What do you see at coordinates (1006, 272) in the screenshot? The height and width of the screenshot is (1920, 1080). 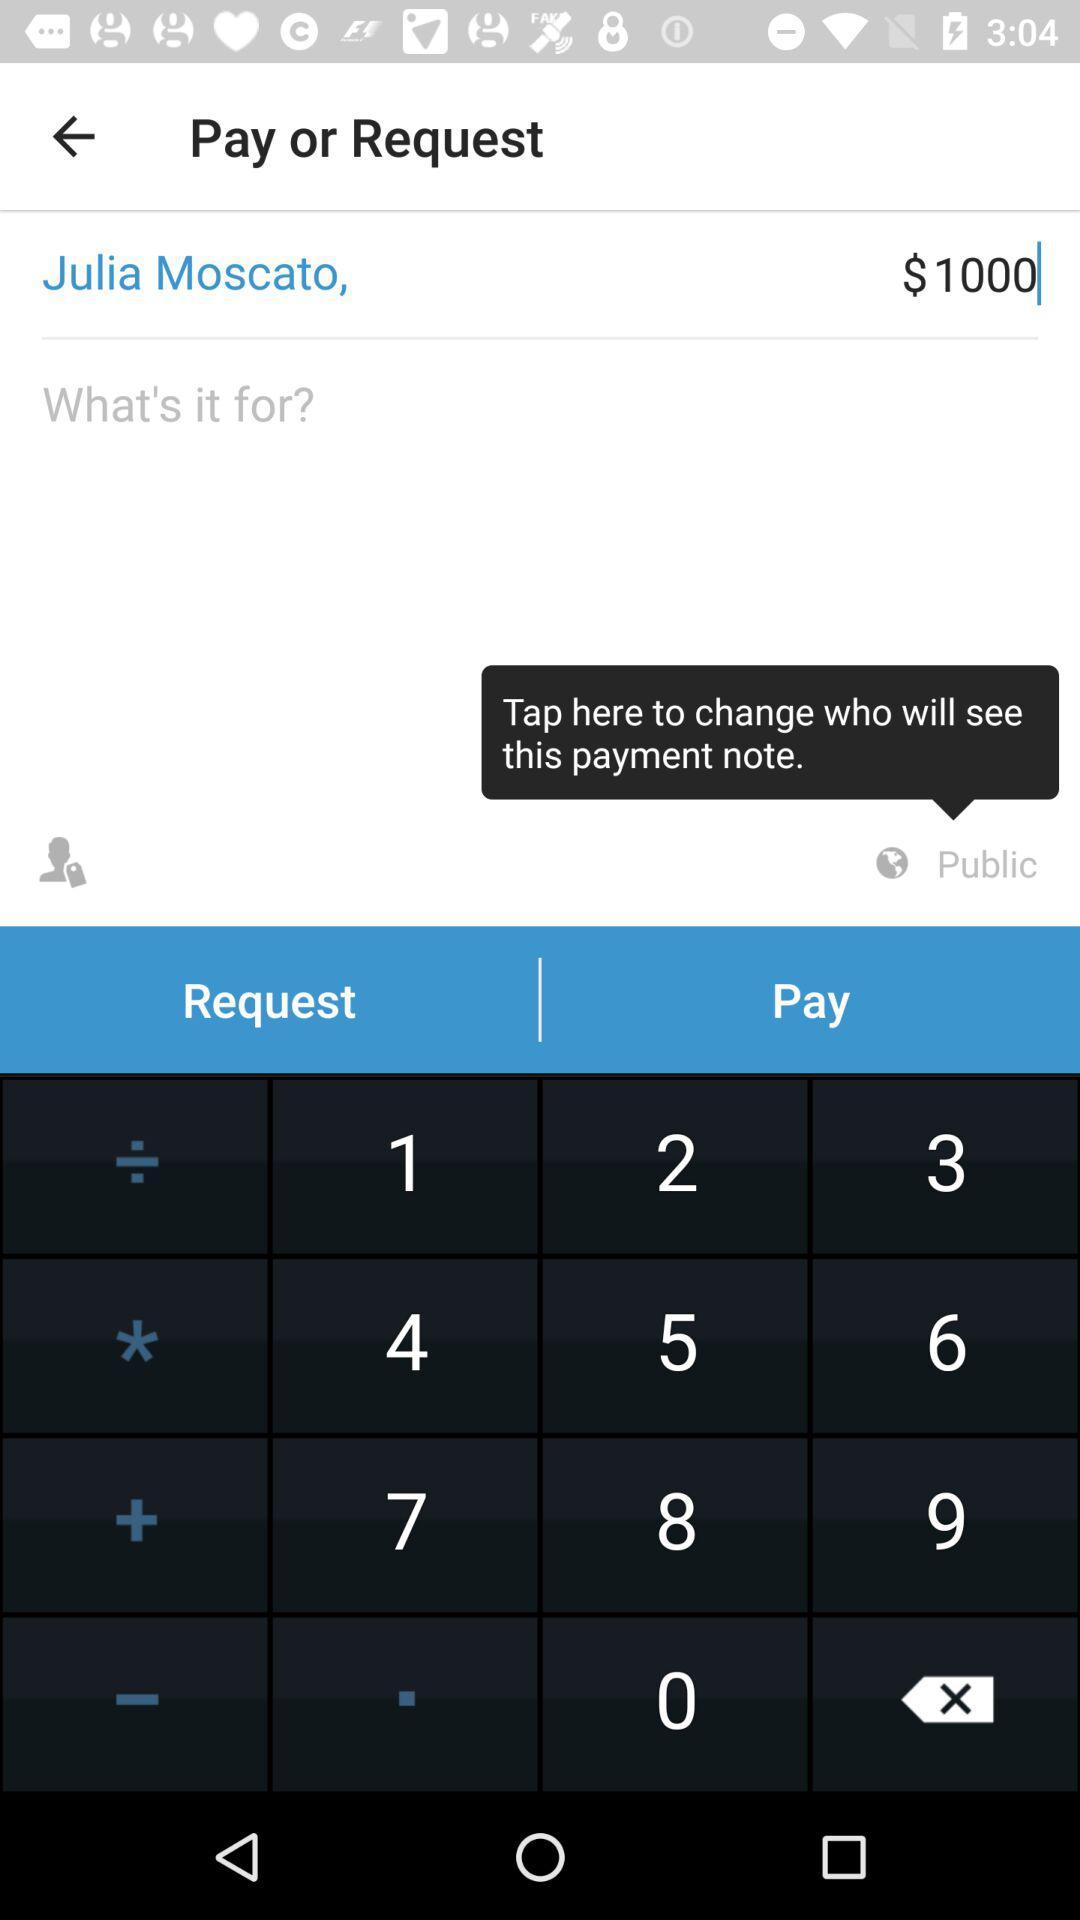 I see `1000 item` at bounding box center [1006, 272].